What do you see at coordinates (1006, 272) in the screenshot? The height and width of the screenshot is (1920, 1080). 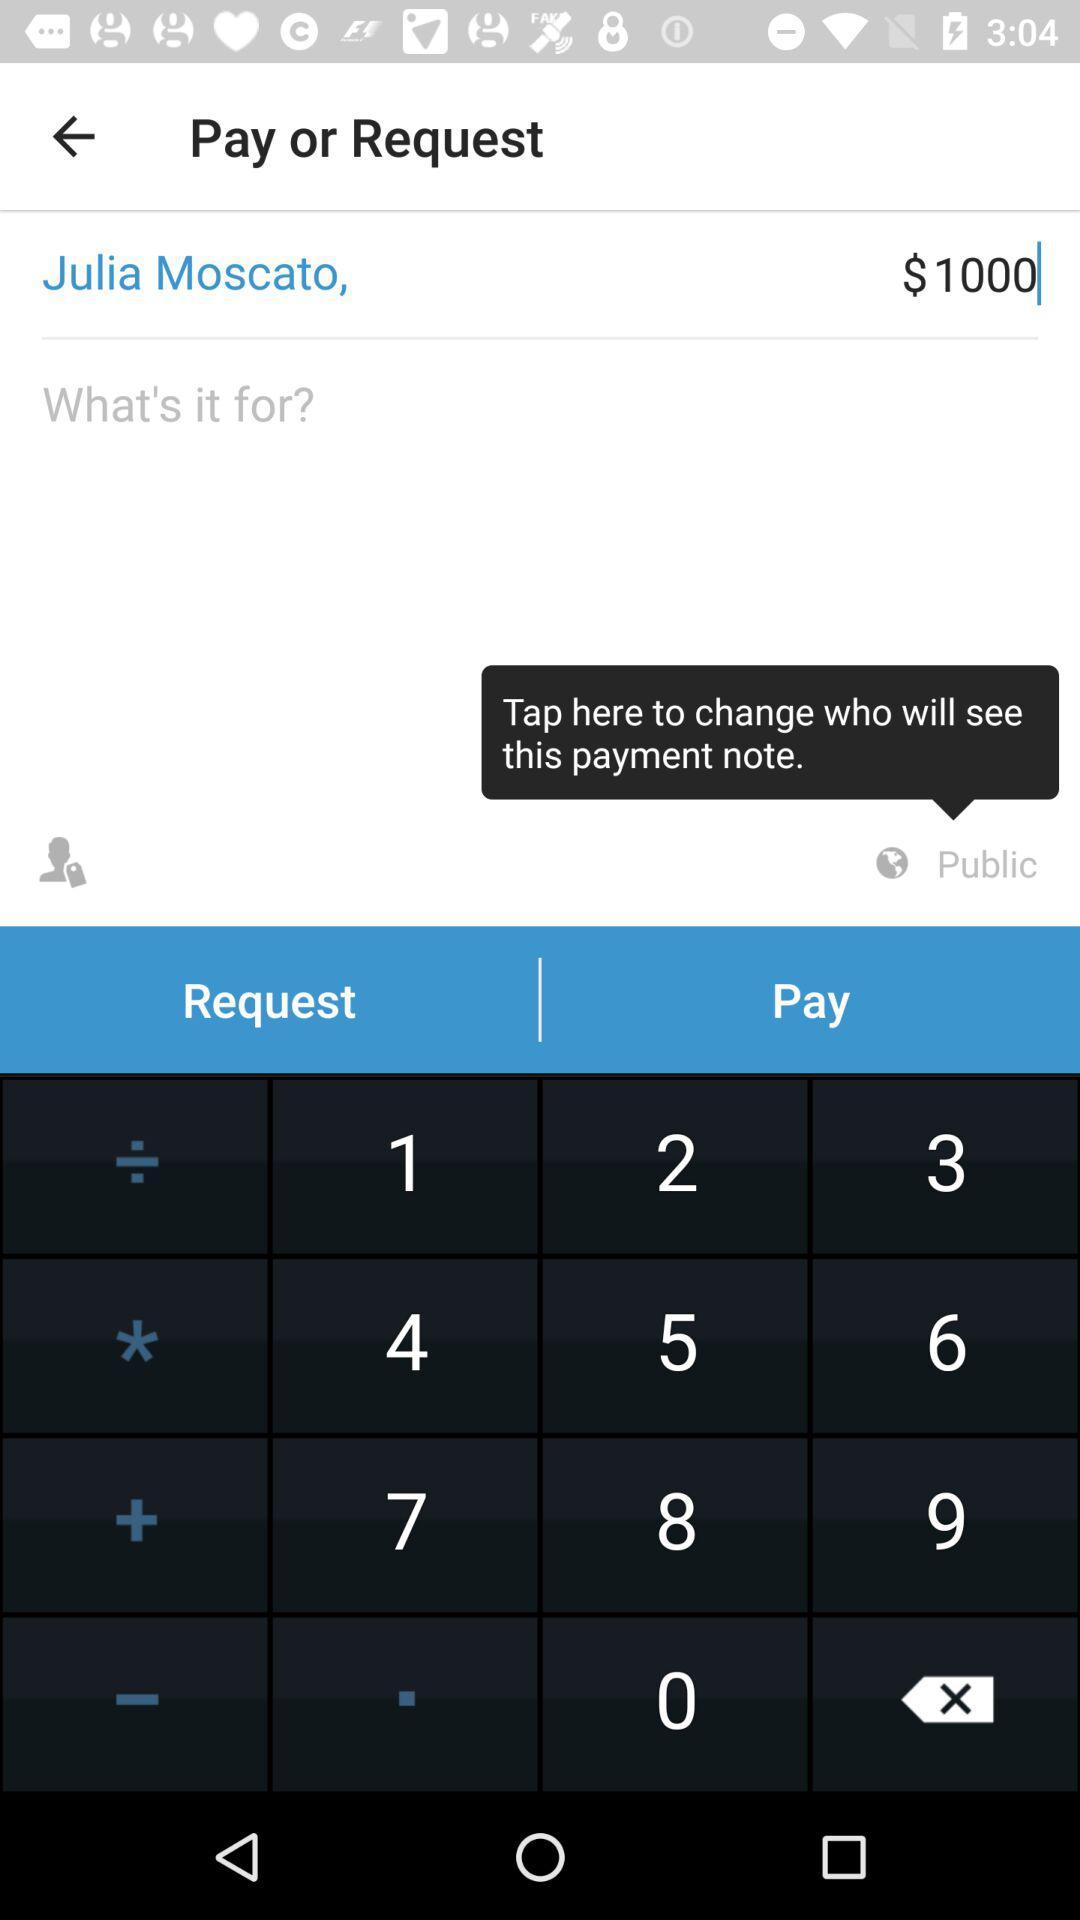 I see `1000 item` at bounding box center [1006, 272].